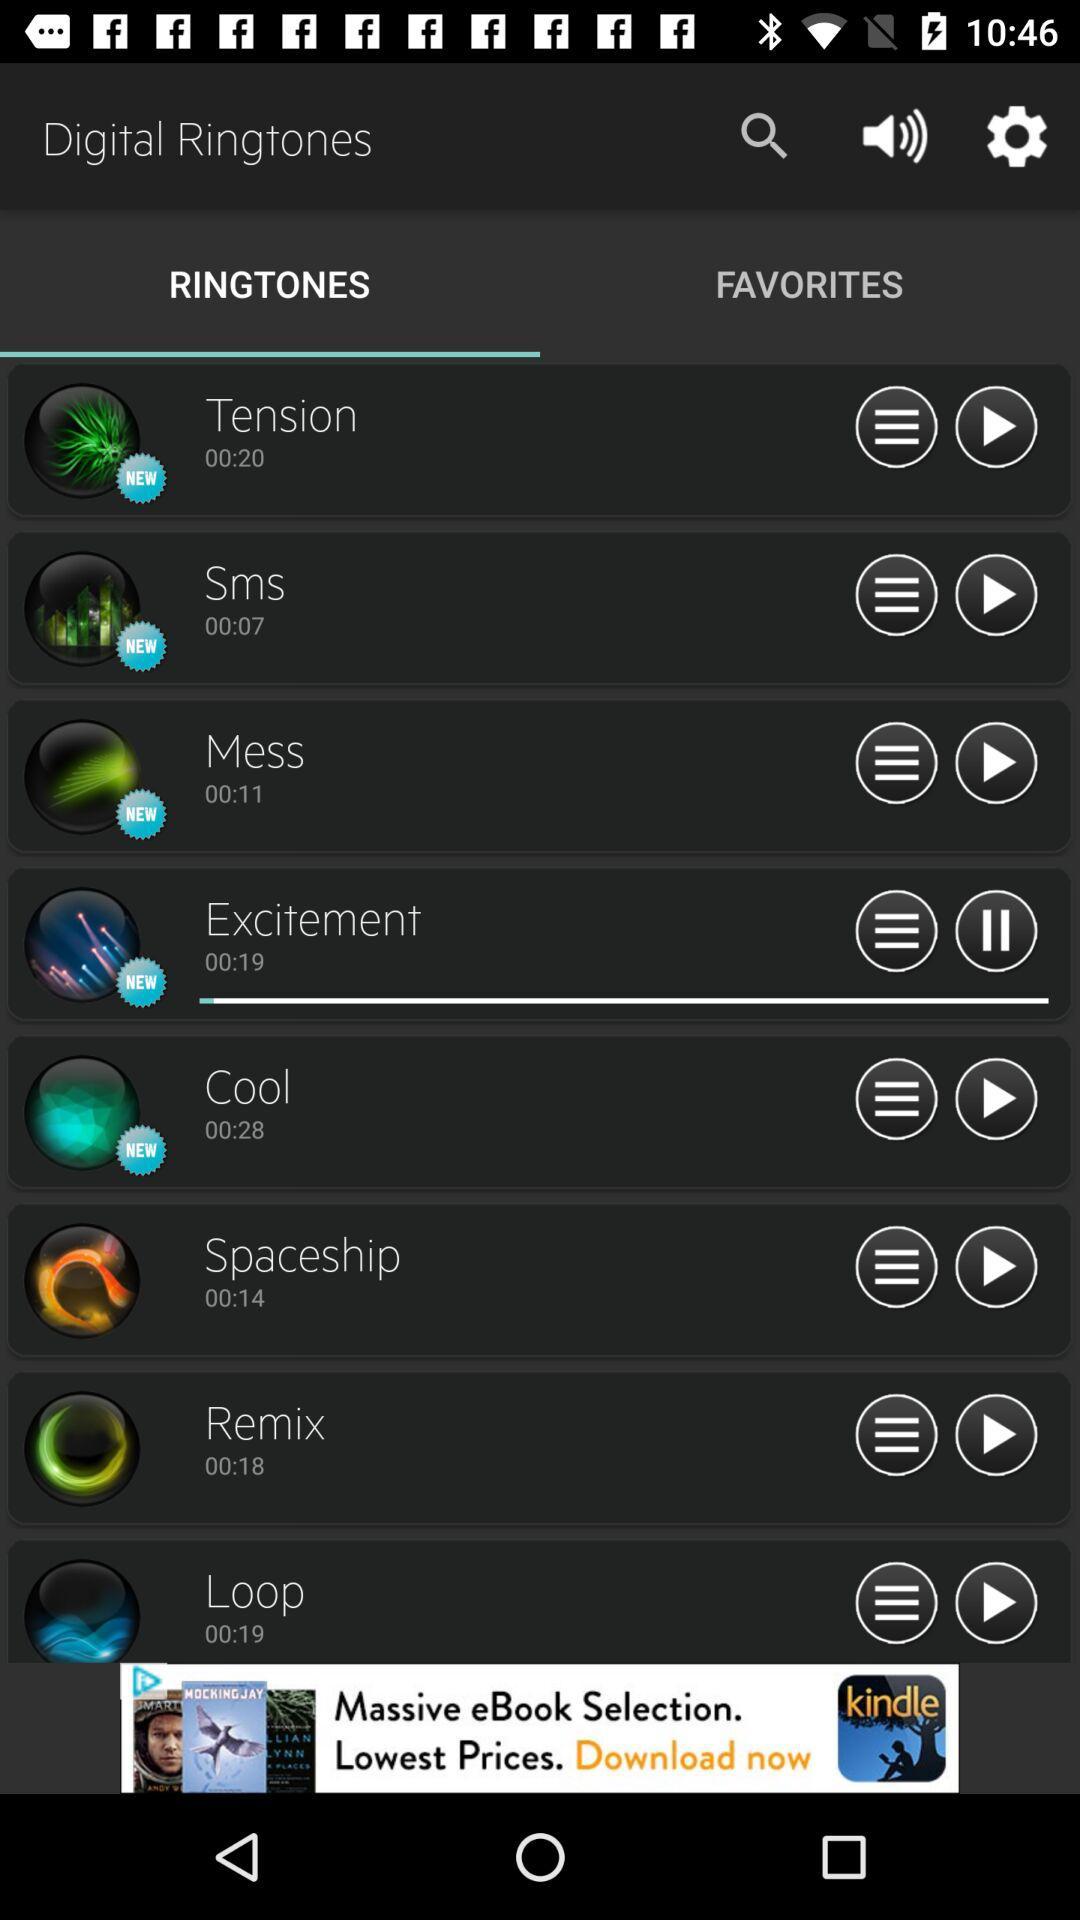  What do you see at coordinates (540, 1727) in the screenshot?
I see `advertisement page` at bounding box center [540, 1727].